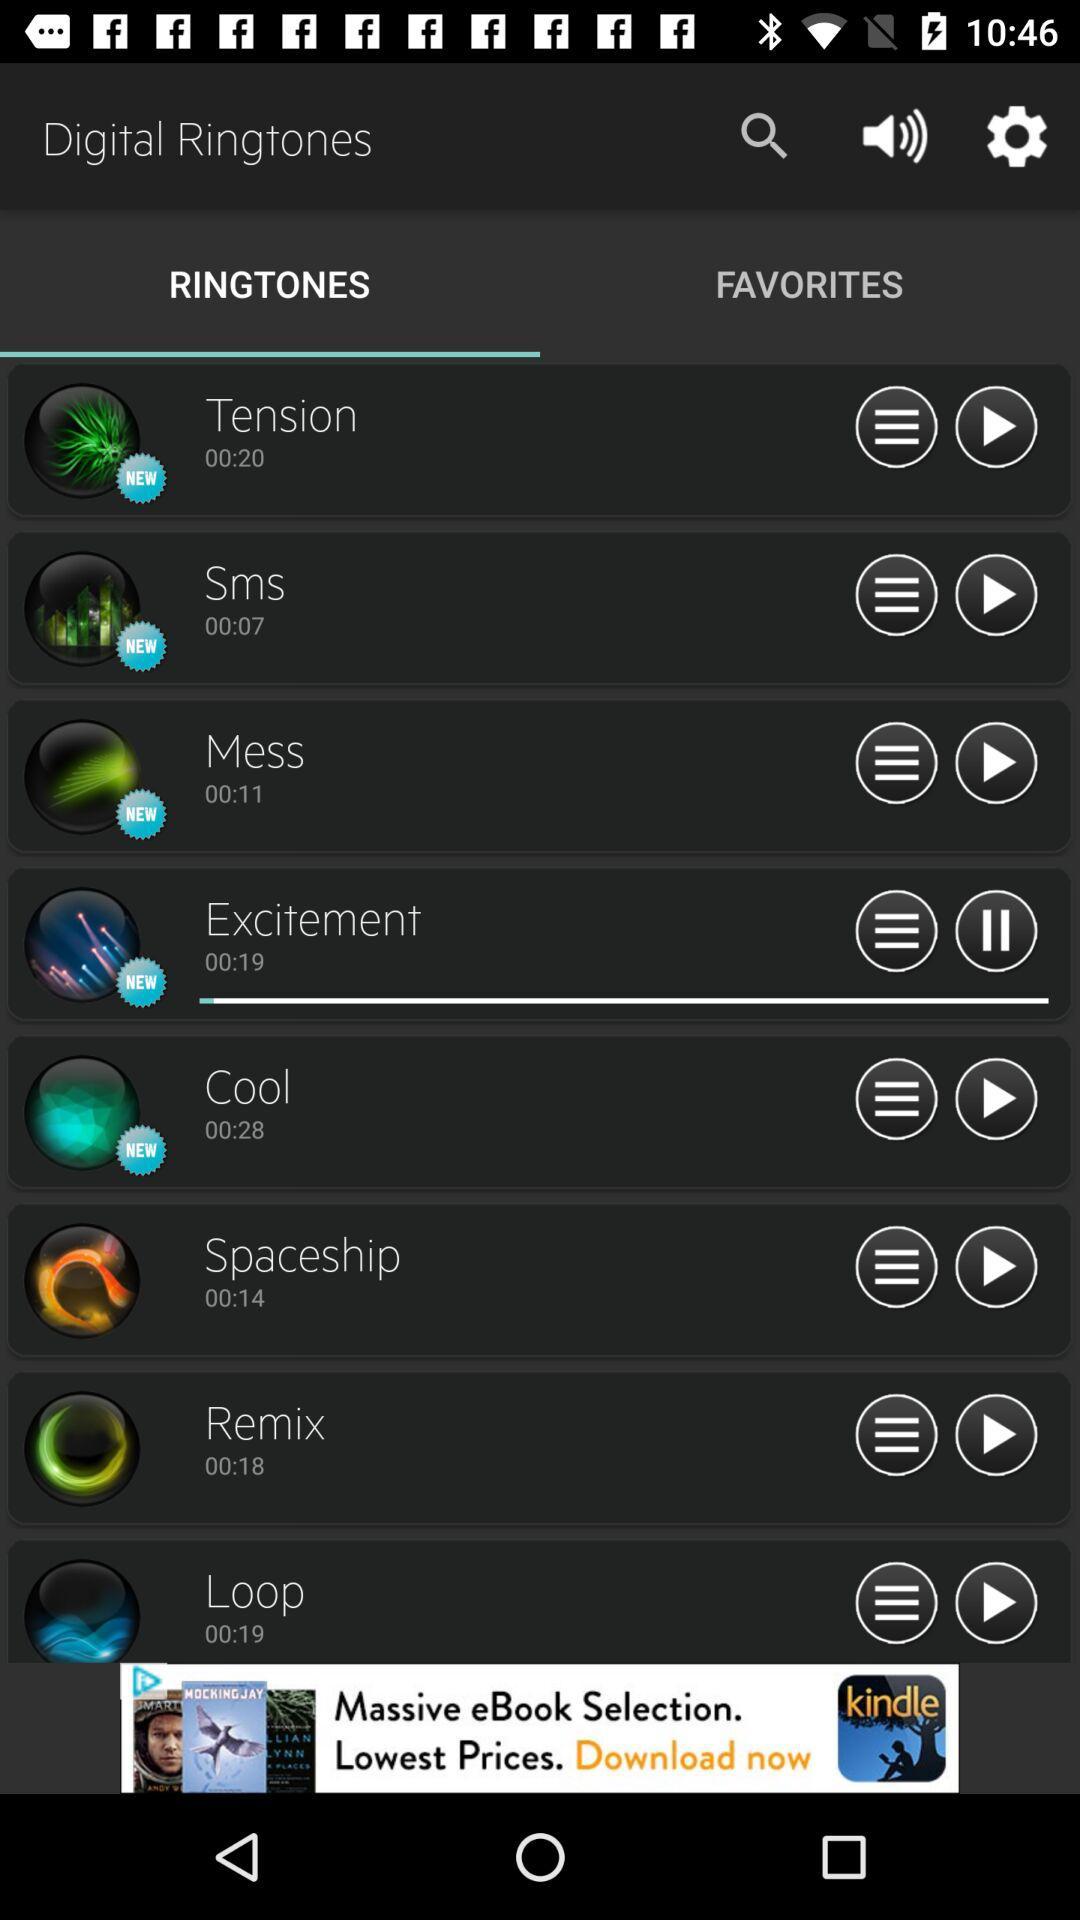  What do you see at coordinates (540, 1727) in the screenshot?
I see `advertisement page` at bounding box center [540, 1727].